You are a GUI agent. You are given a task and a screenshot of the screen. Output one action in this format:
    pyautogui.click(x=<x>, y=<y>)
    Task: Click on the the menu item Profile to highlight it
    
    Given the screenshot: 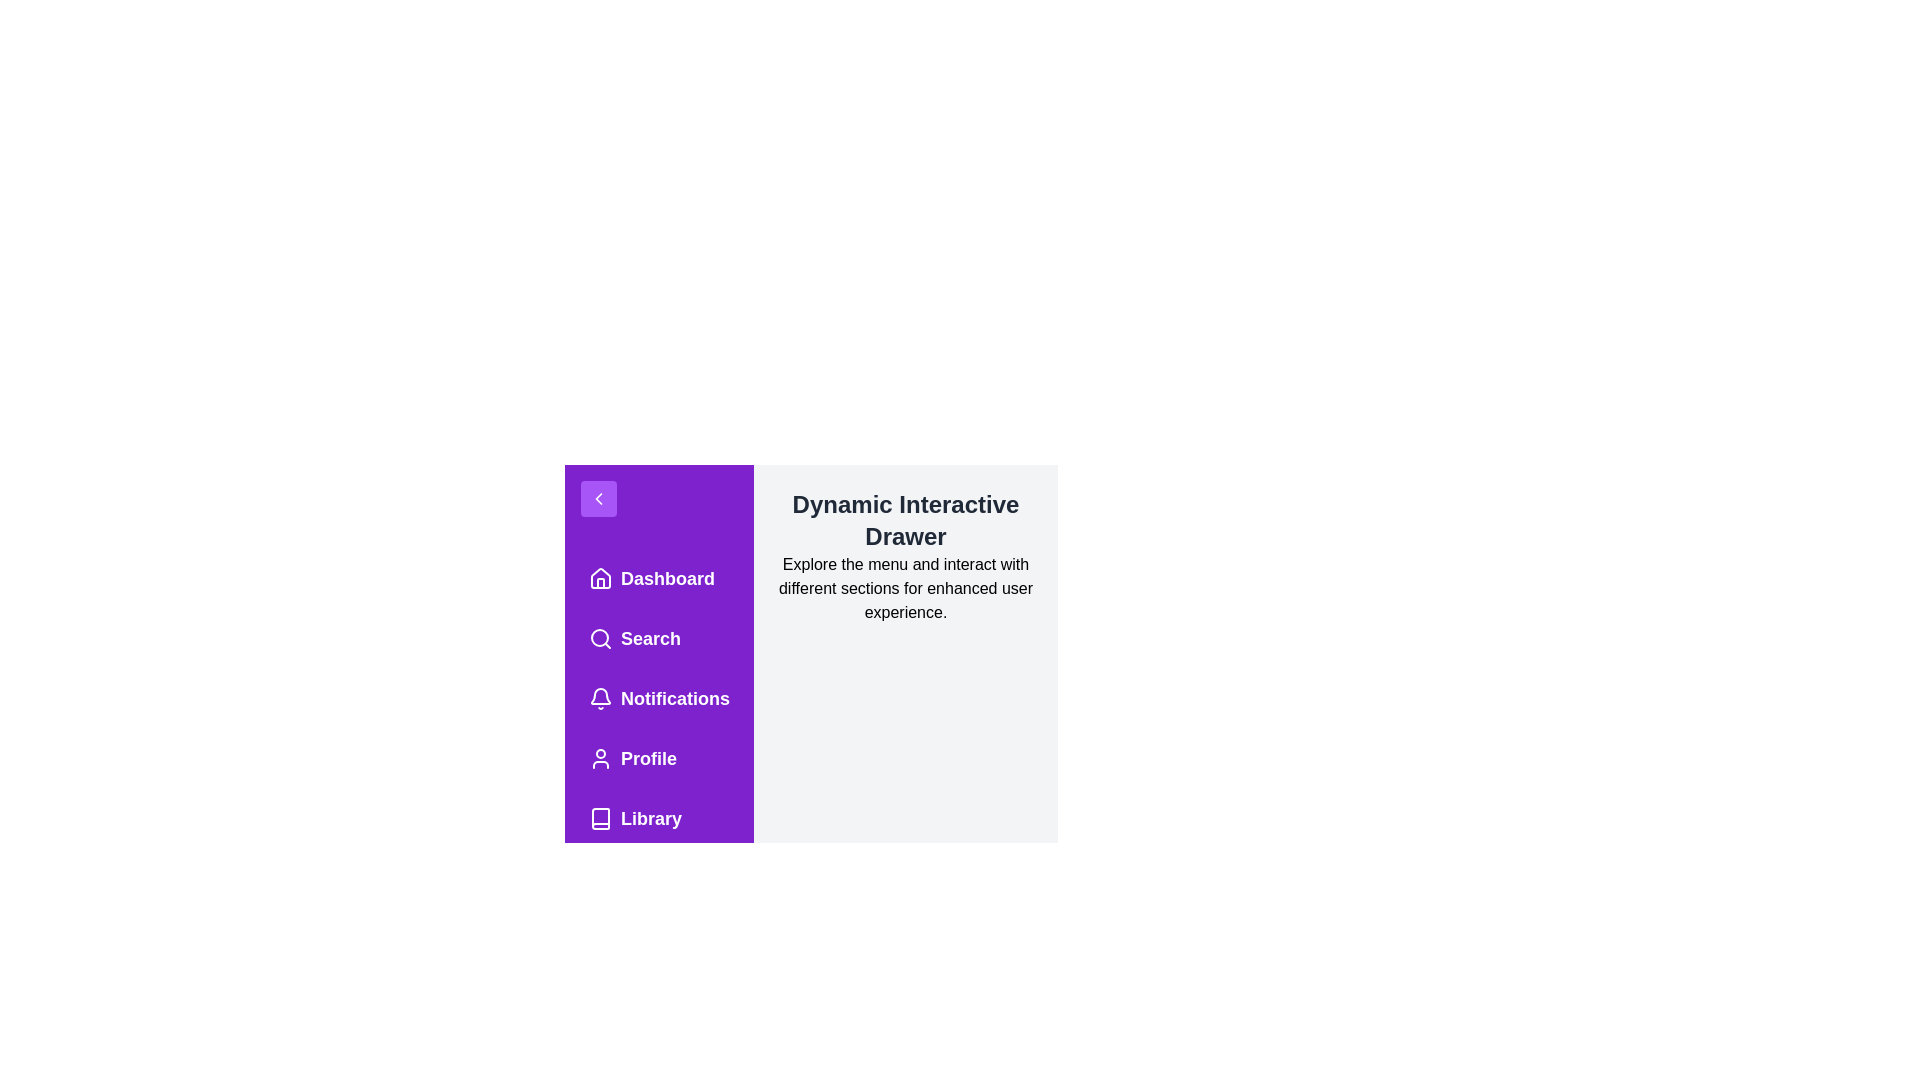 What is the action you would take?
    pyautogui.click(x=658, y=759)
    